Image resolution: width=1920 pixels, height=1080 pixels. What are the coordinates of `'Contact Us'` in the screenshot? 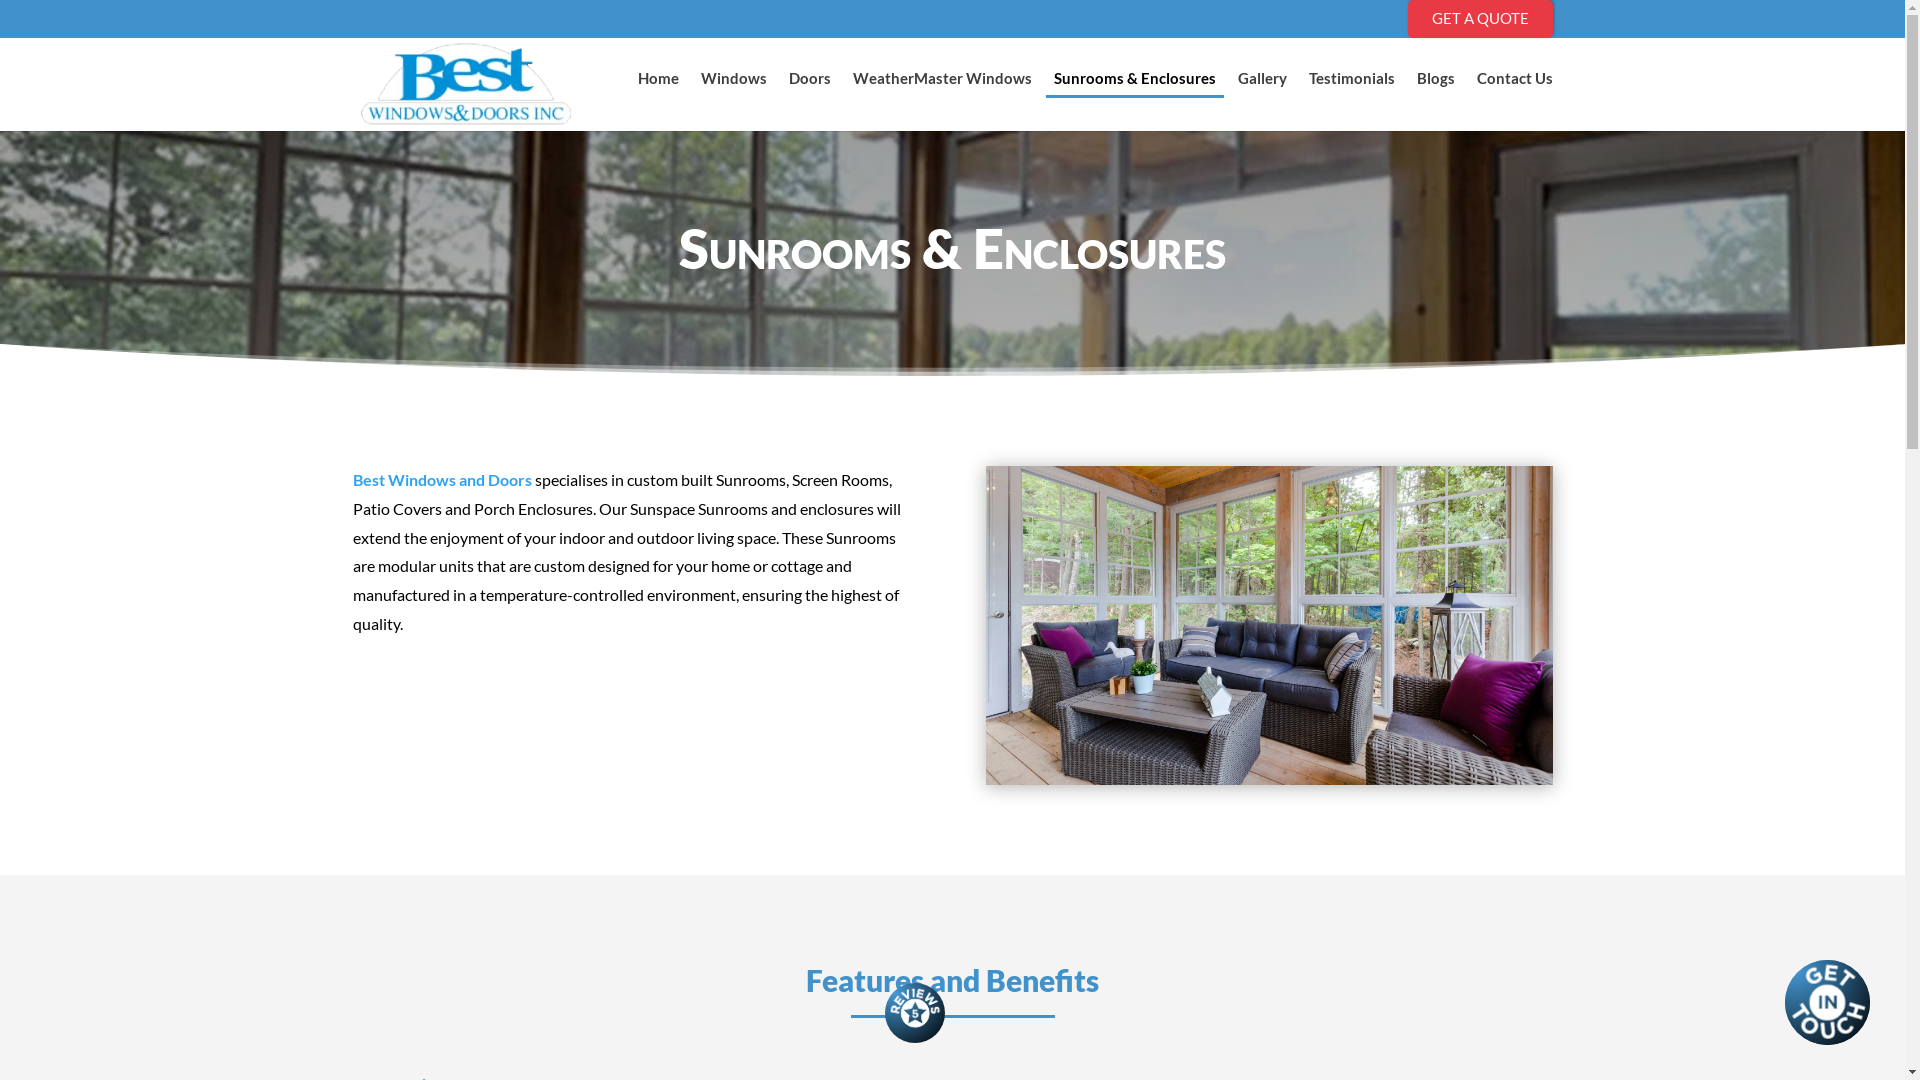 It's located at (1513, 94).